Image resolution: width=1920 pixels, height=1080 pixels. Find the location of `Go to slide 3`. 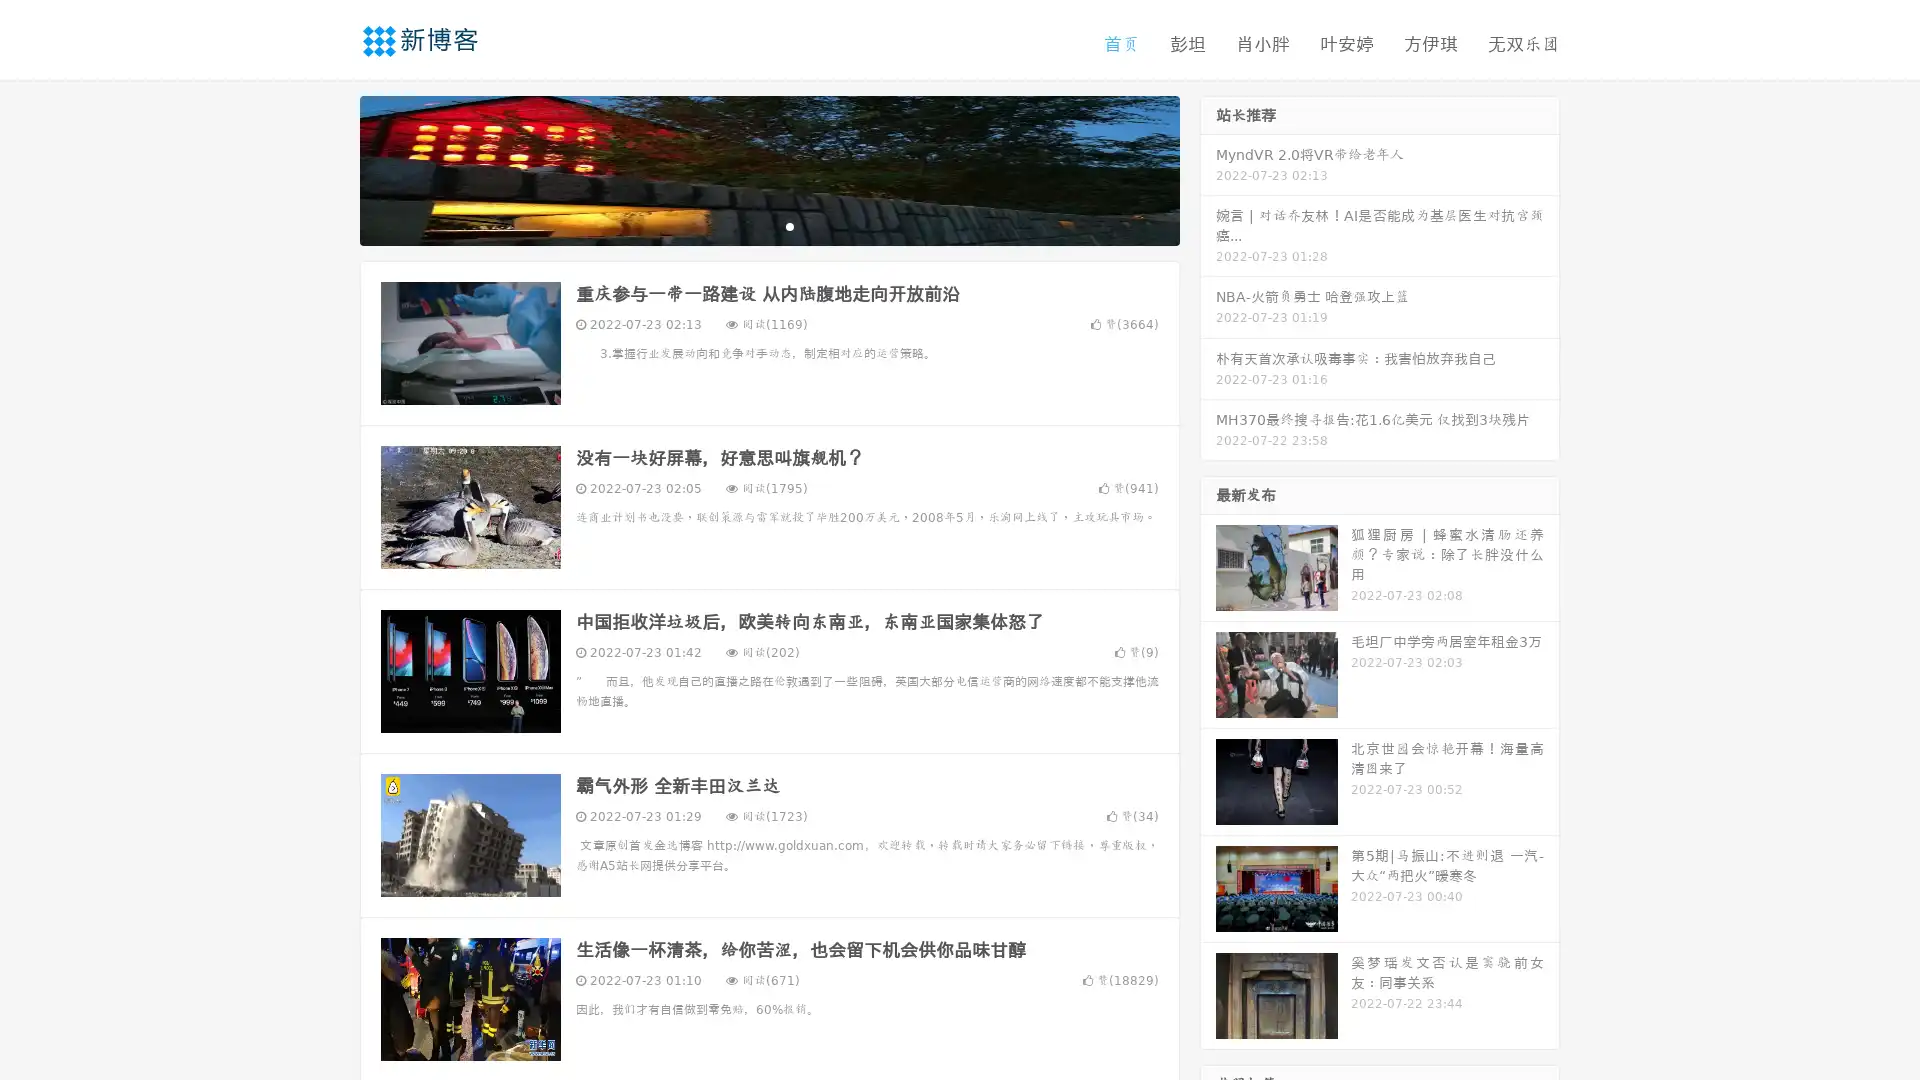

Go to slide 3 is located at coordinates (789, 225).